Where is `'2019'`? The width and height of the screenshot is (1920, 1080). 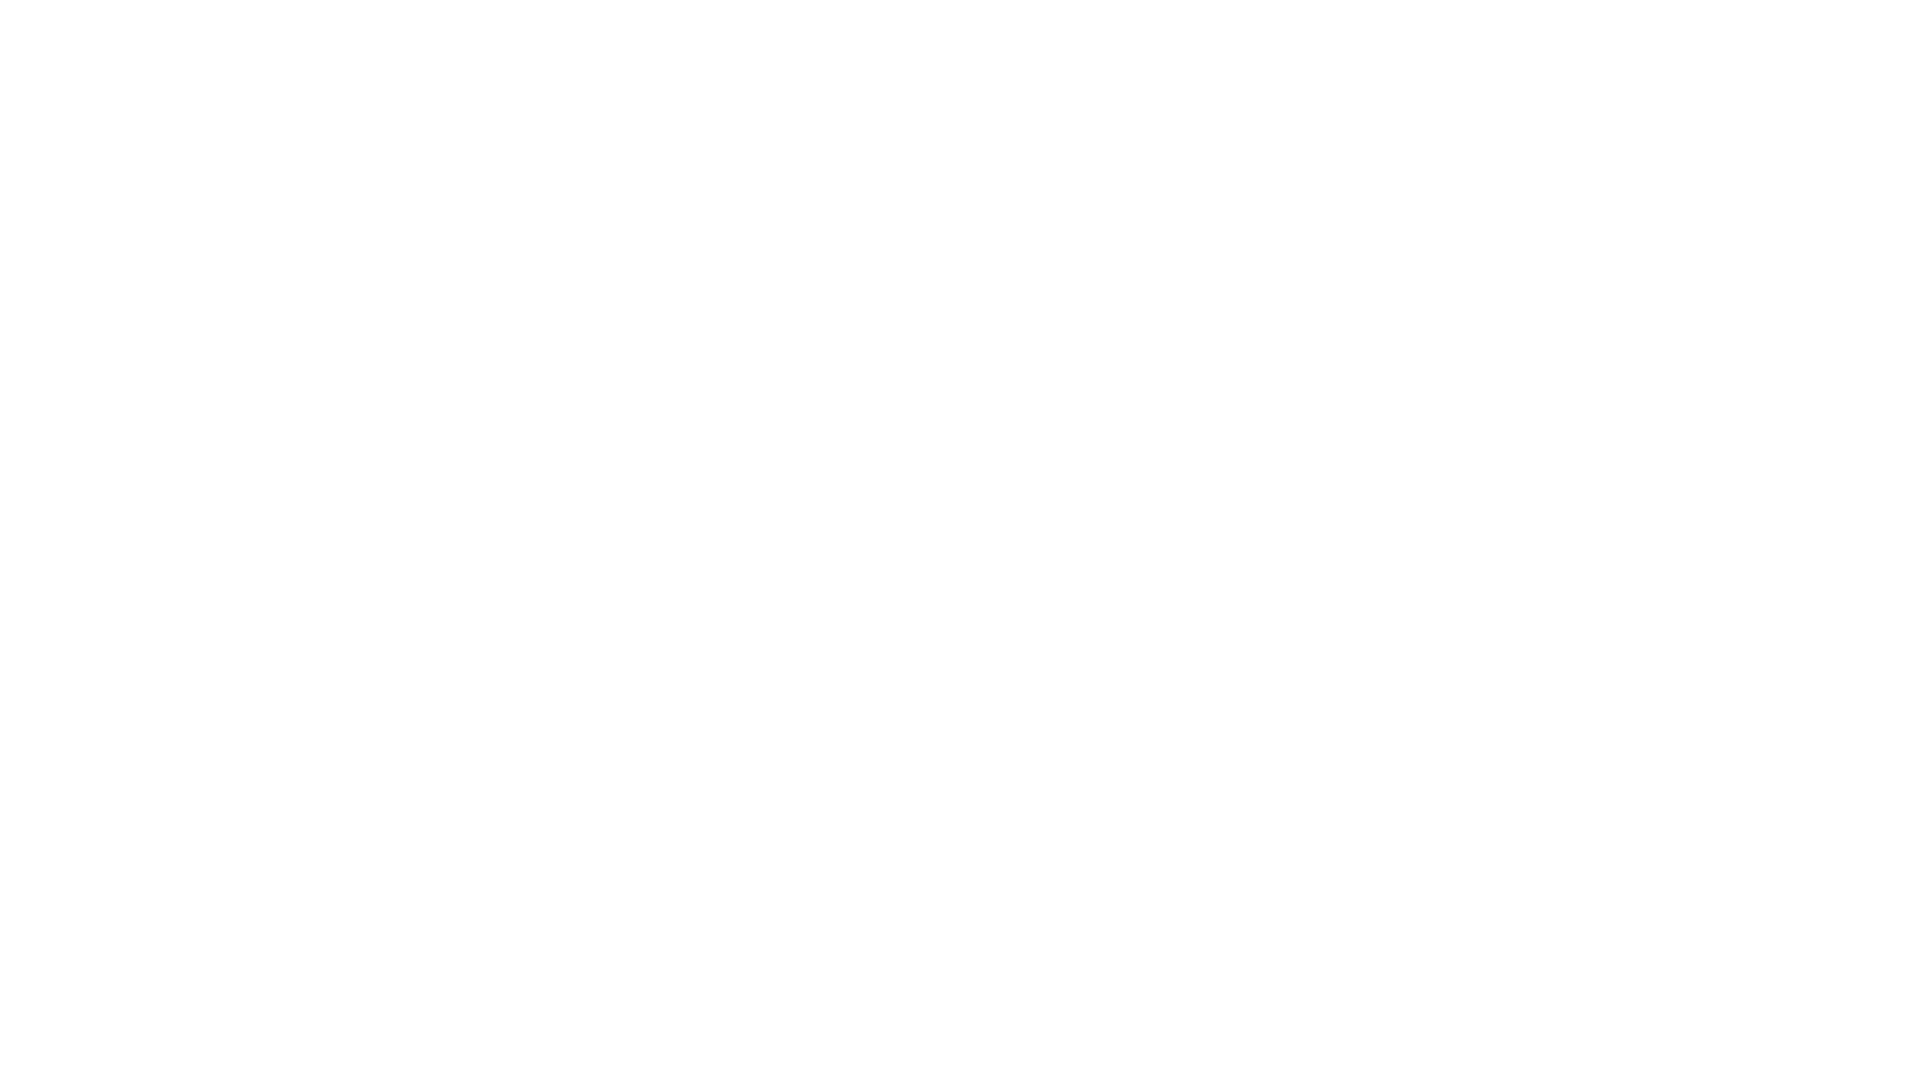 '2019' is located at coordinates (877, 105).